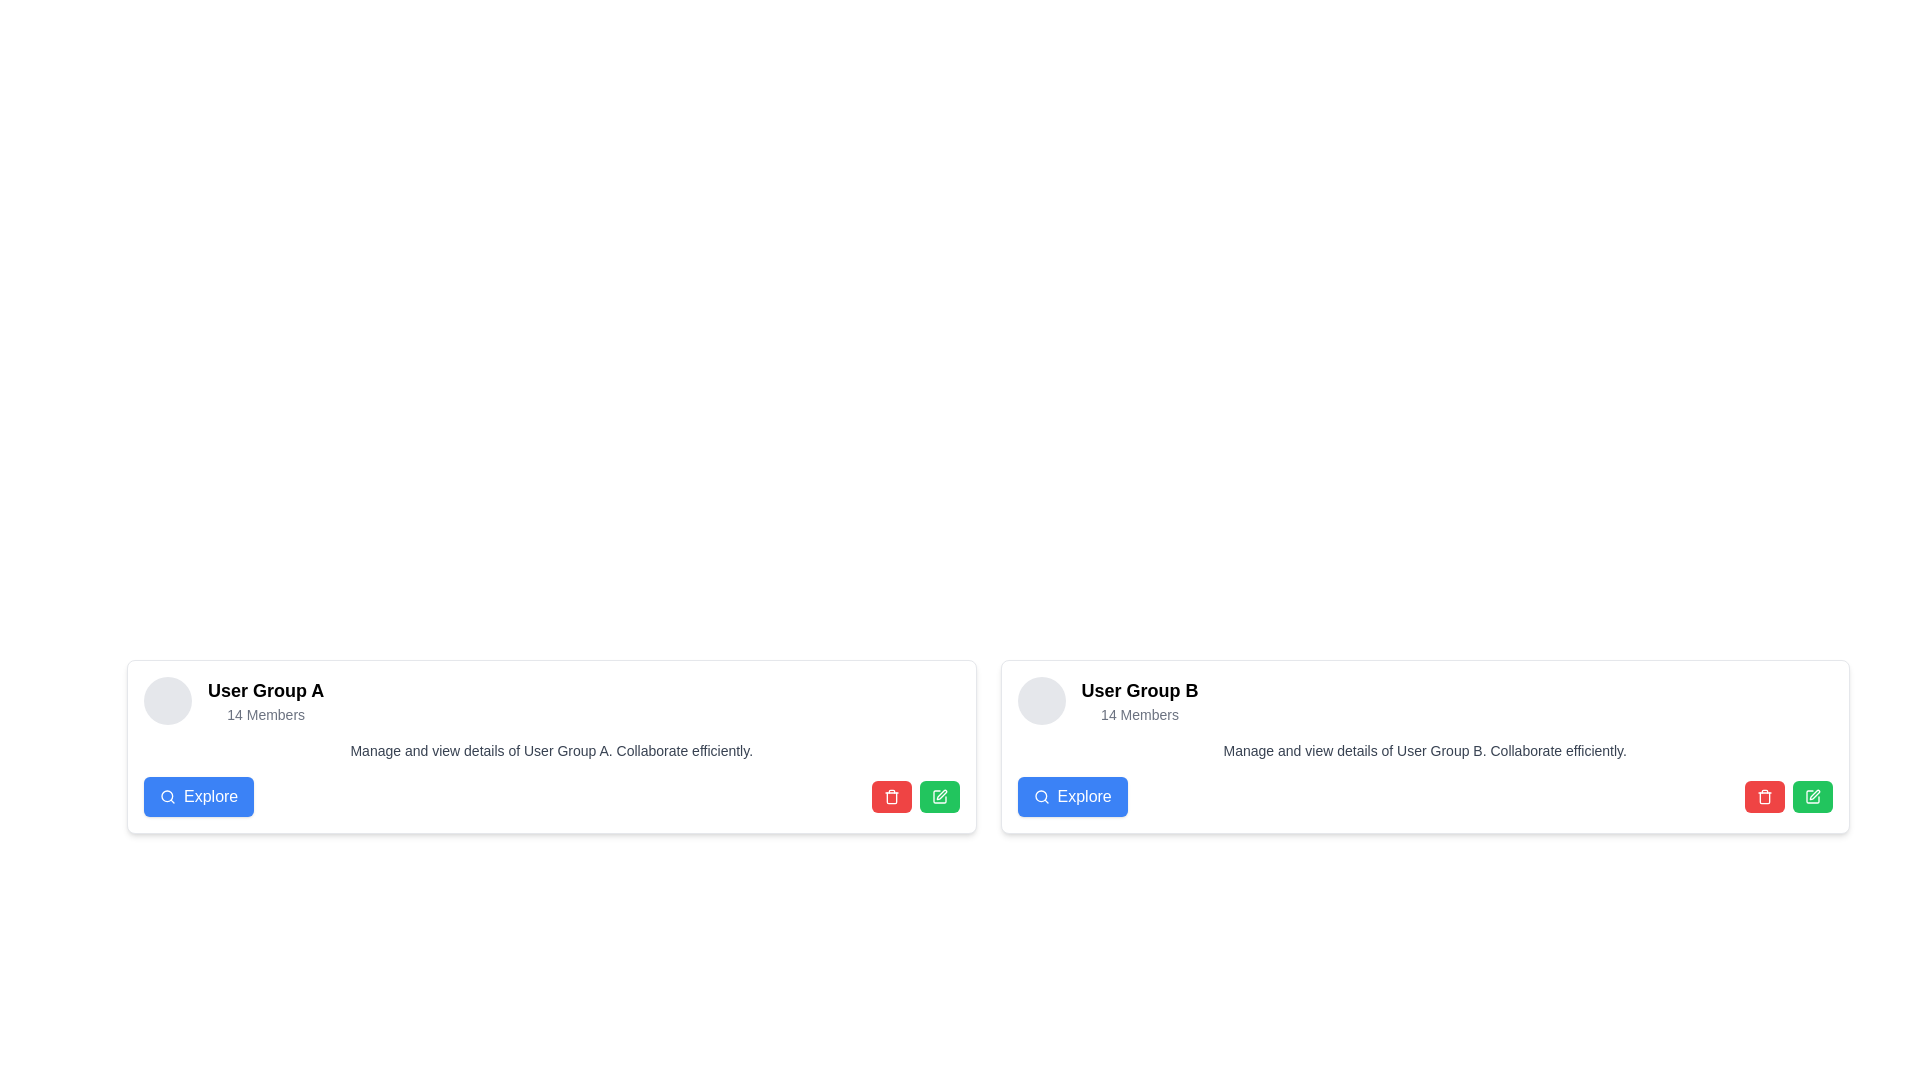 The image size is (1920, 1080). I want to click on the text displaying the number of members associated with 'User Group B', located below the header within the right section of a card layout, so click(1140, 713).